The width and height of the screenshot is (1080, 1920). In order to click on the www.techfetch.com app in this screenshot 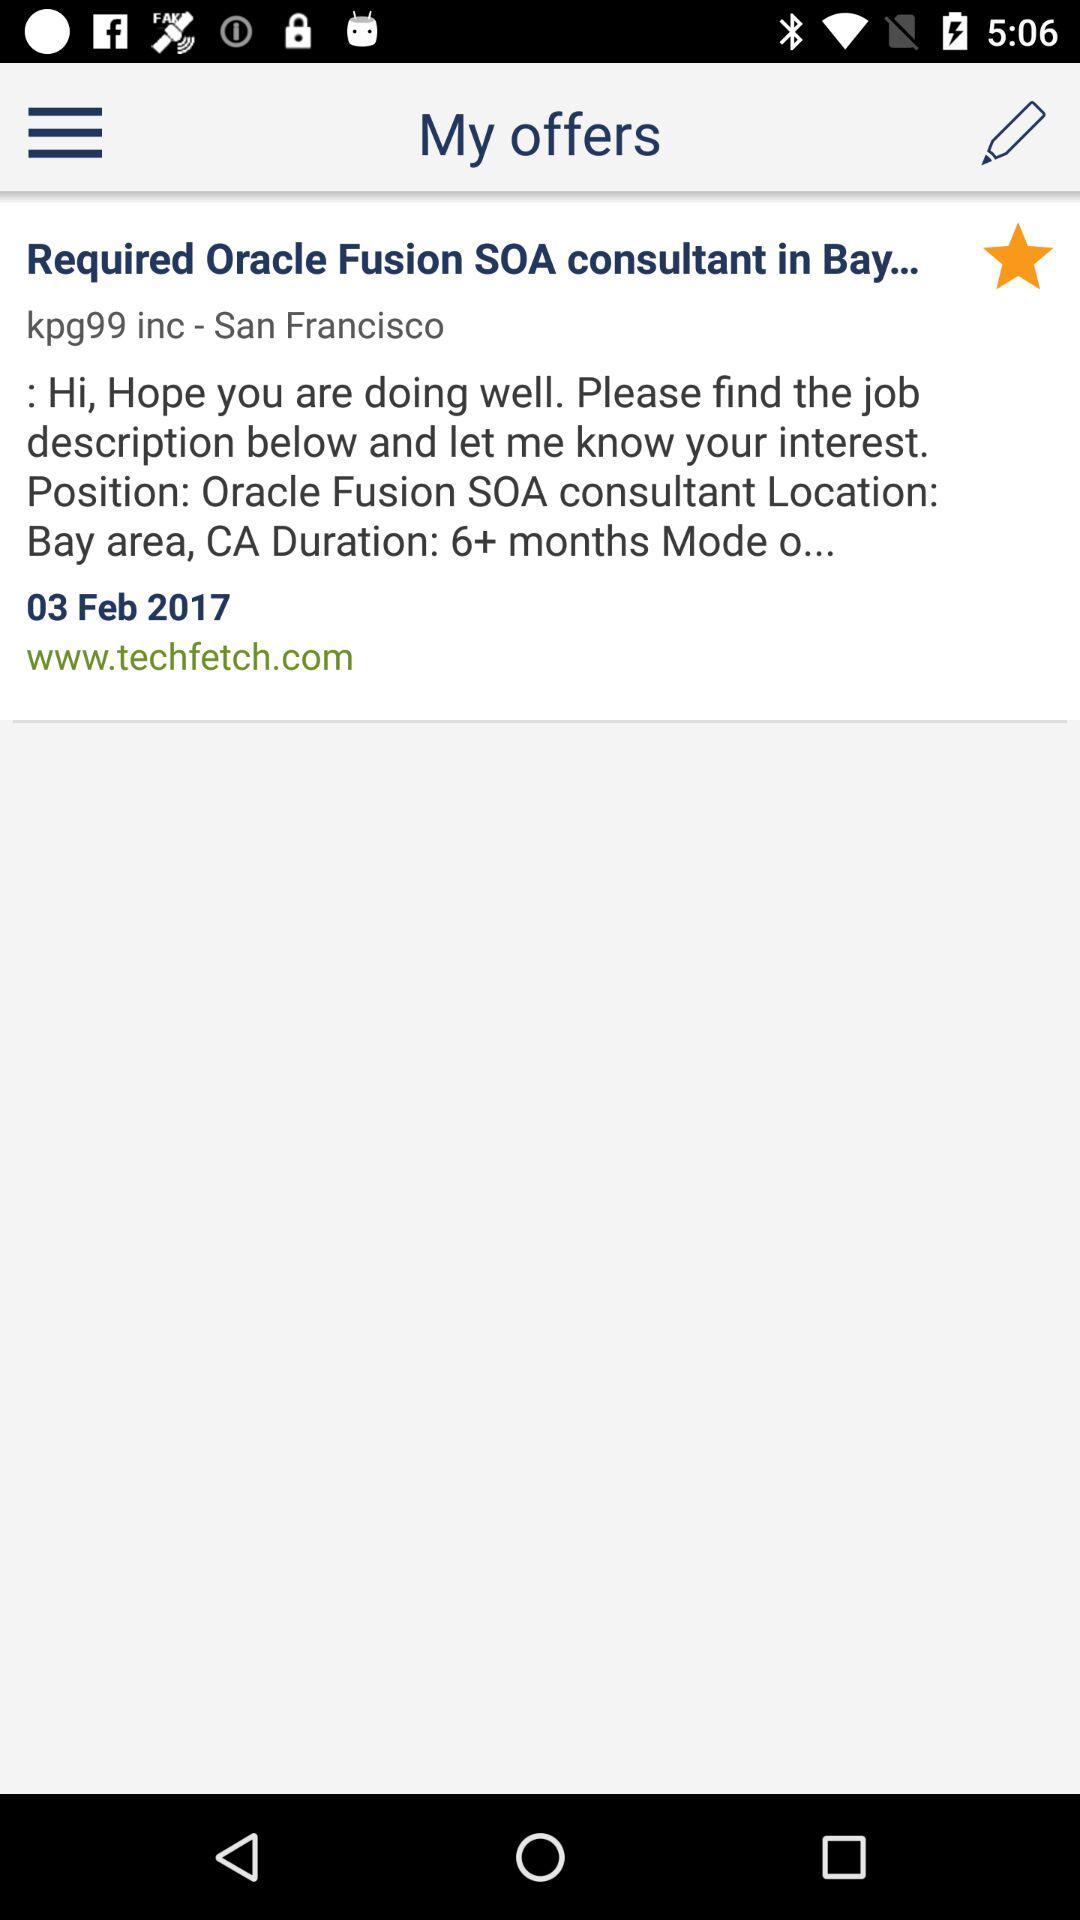, I will do `click(190, 655)`.